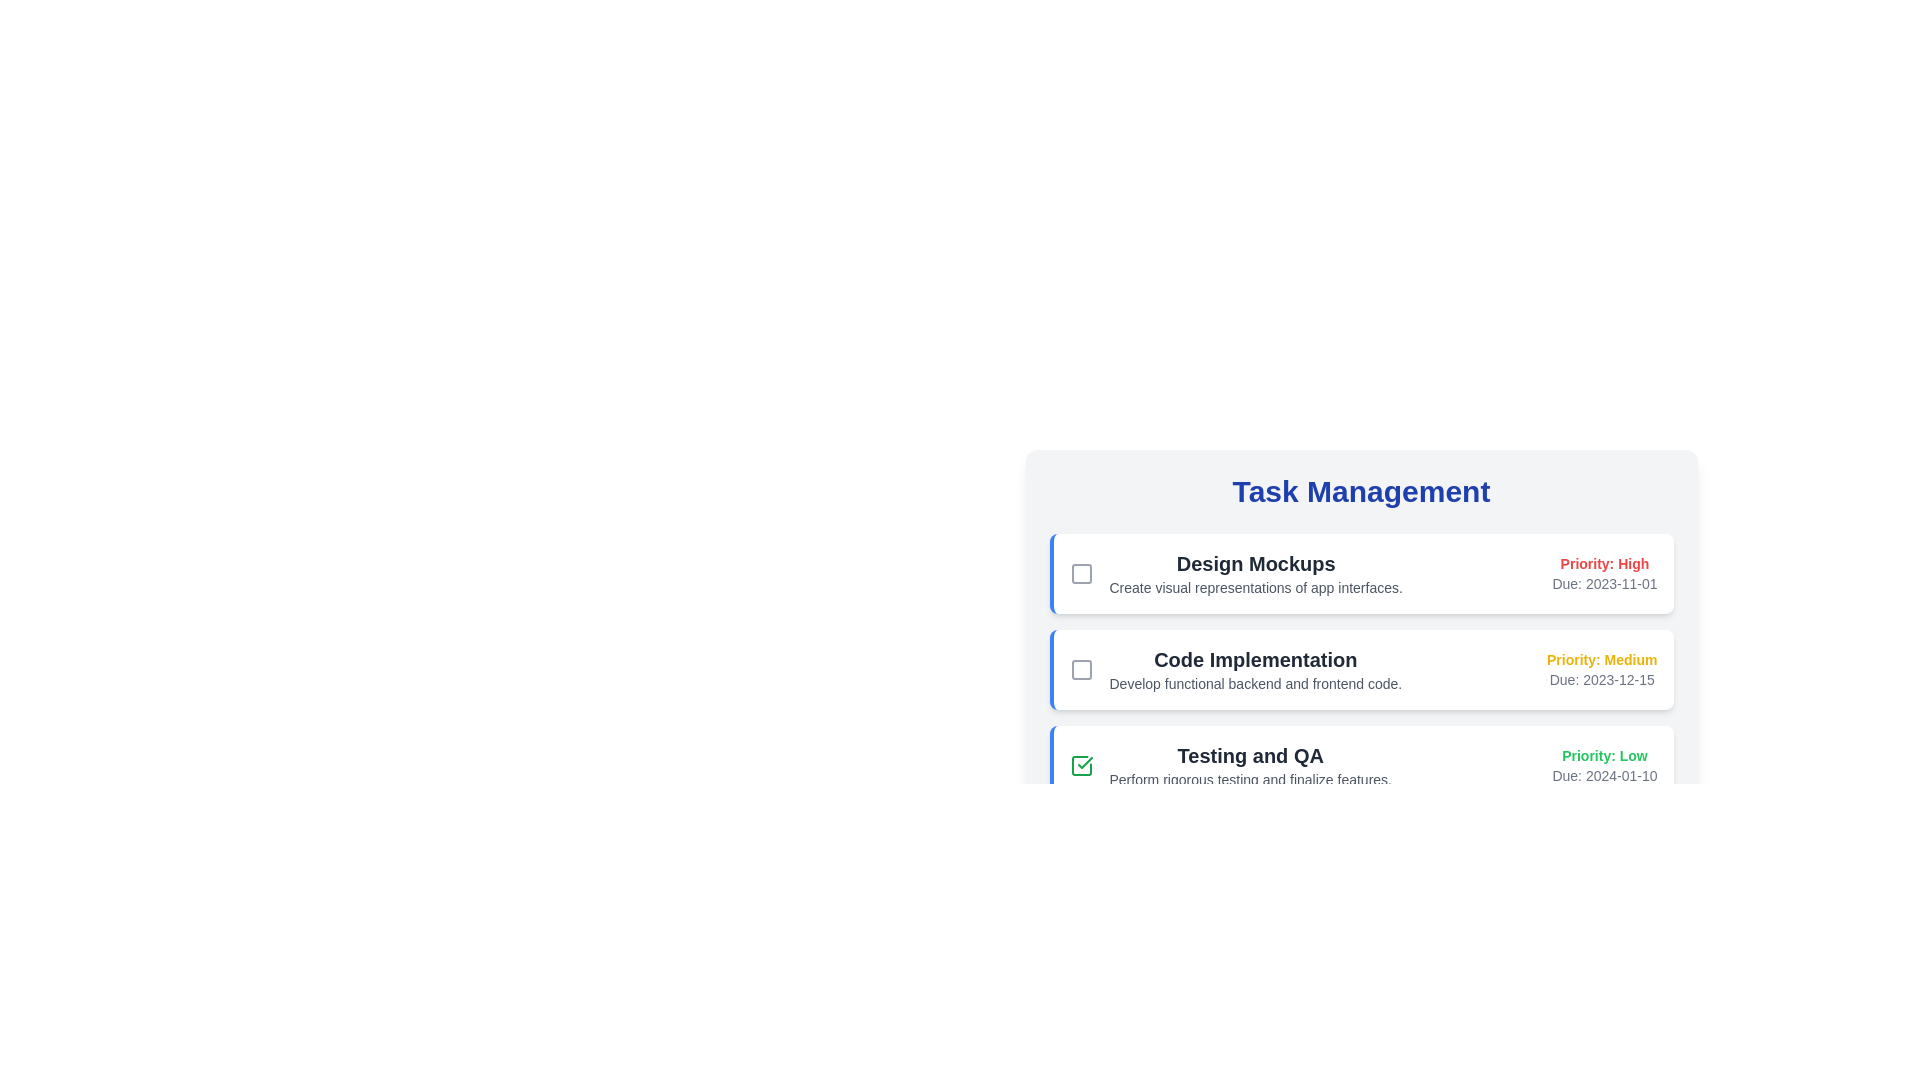 Image resolution: width=1920 pixels, height=1080 pixels. What do you see at coordinates (1604, 765) in the screenshot?
I see `priority level and due date from the label or badge located in the bottom right corner of the 'Testing and QA' task card` at bounding box center [1604, 765].